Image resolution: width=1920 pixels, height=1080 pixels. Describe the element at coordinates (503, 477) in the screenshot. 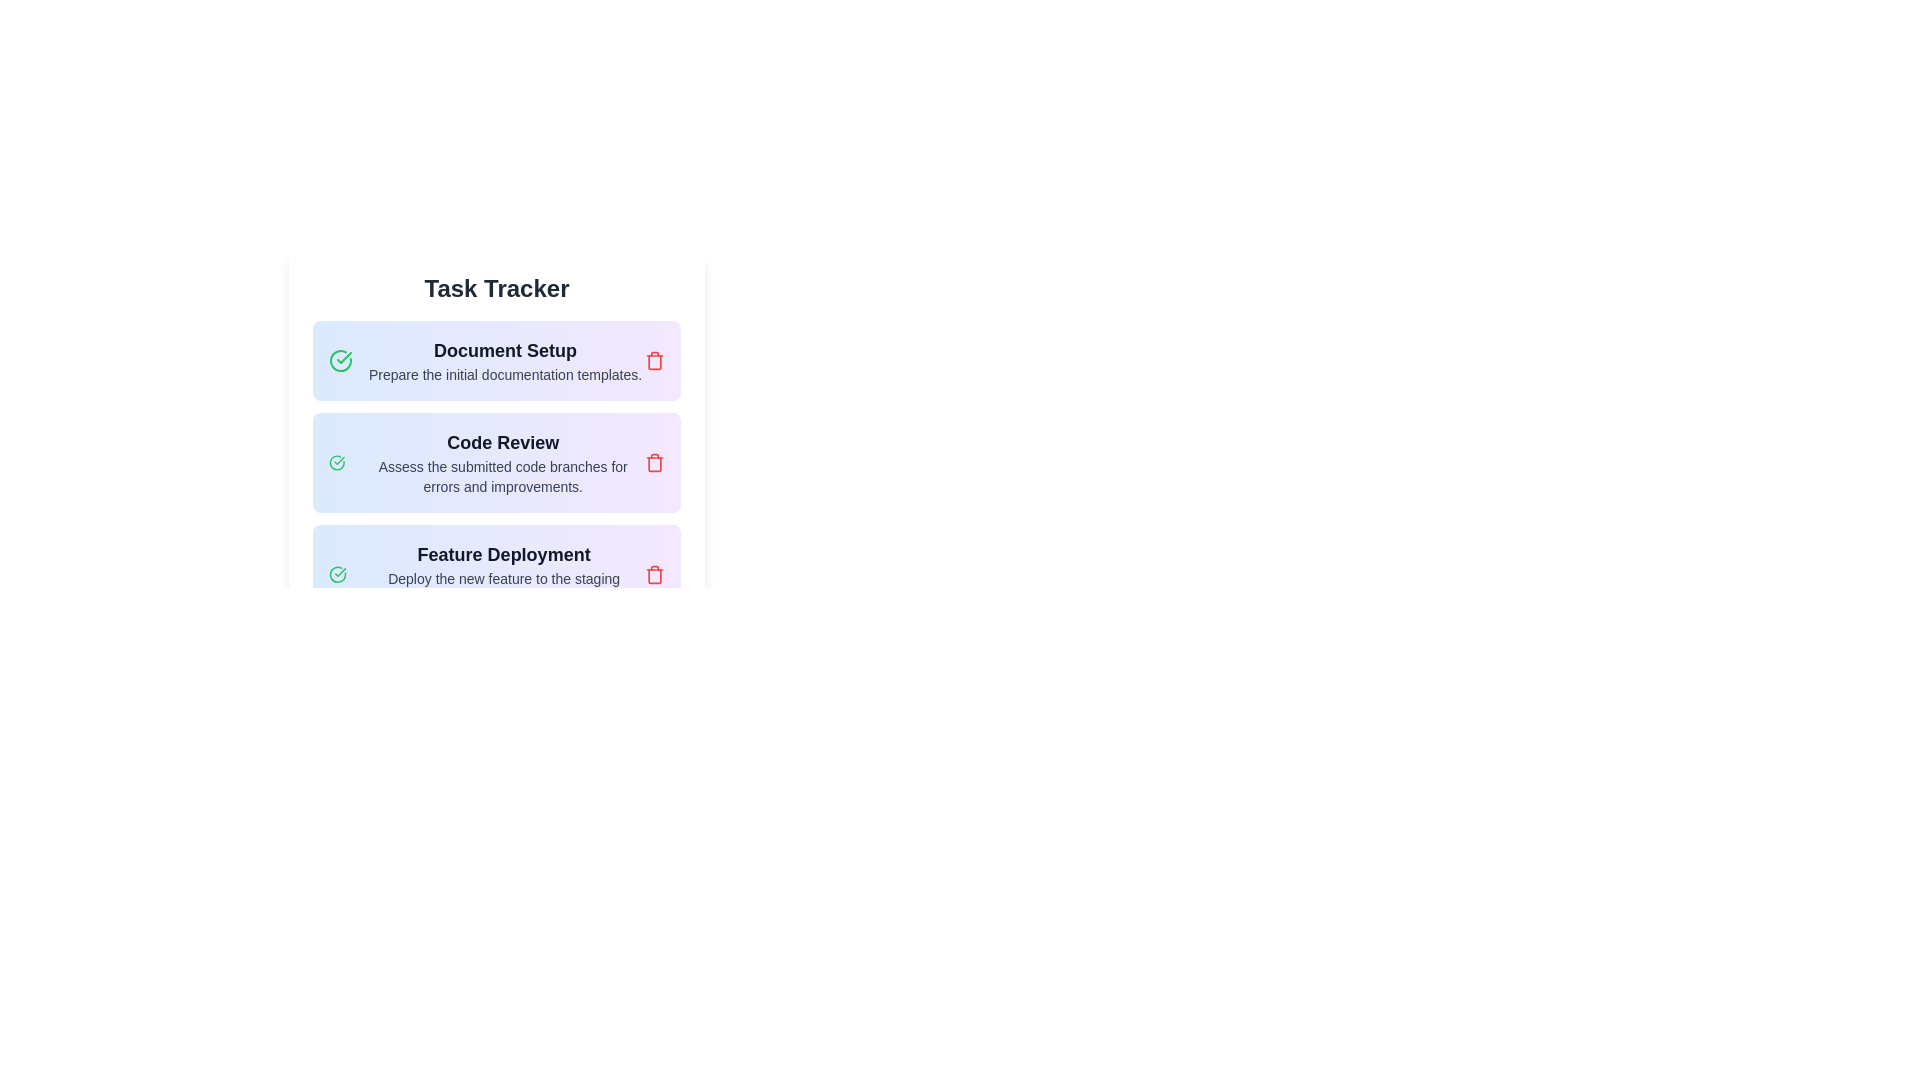

I see `content displayed in the detailed description text label located directly below the 'Code Review' heading in the Task Tracker section` at that location.